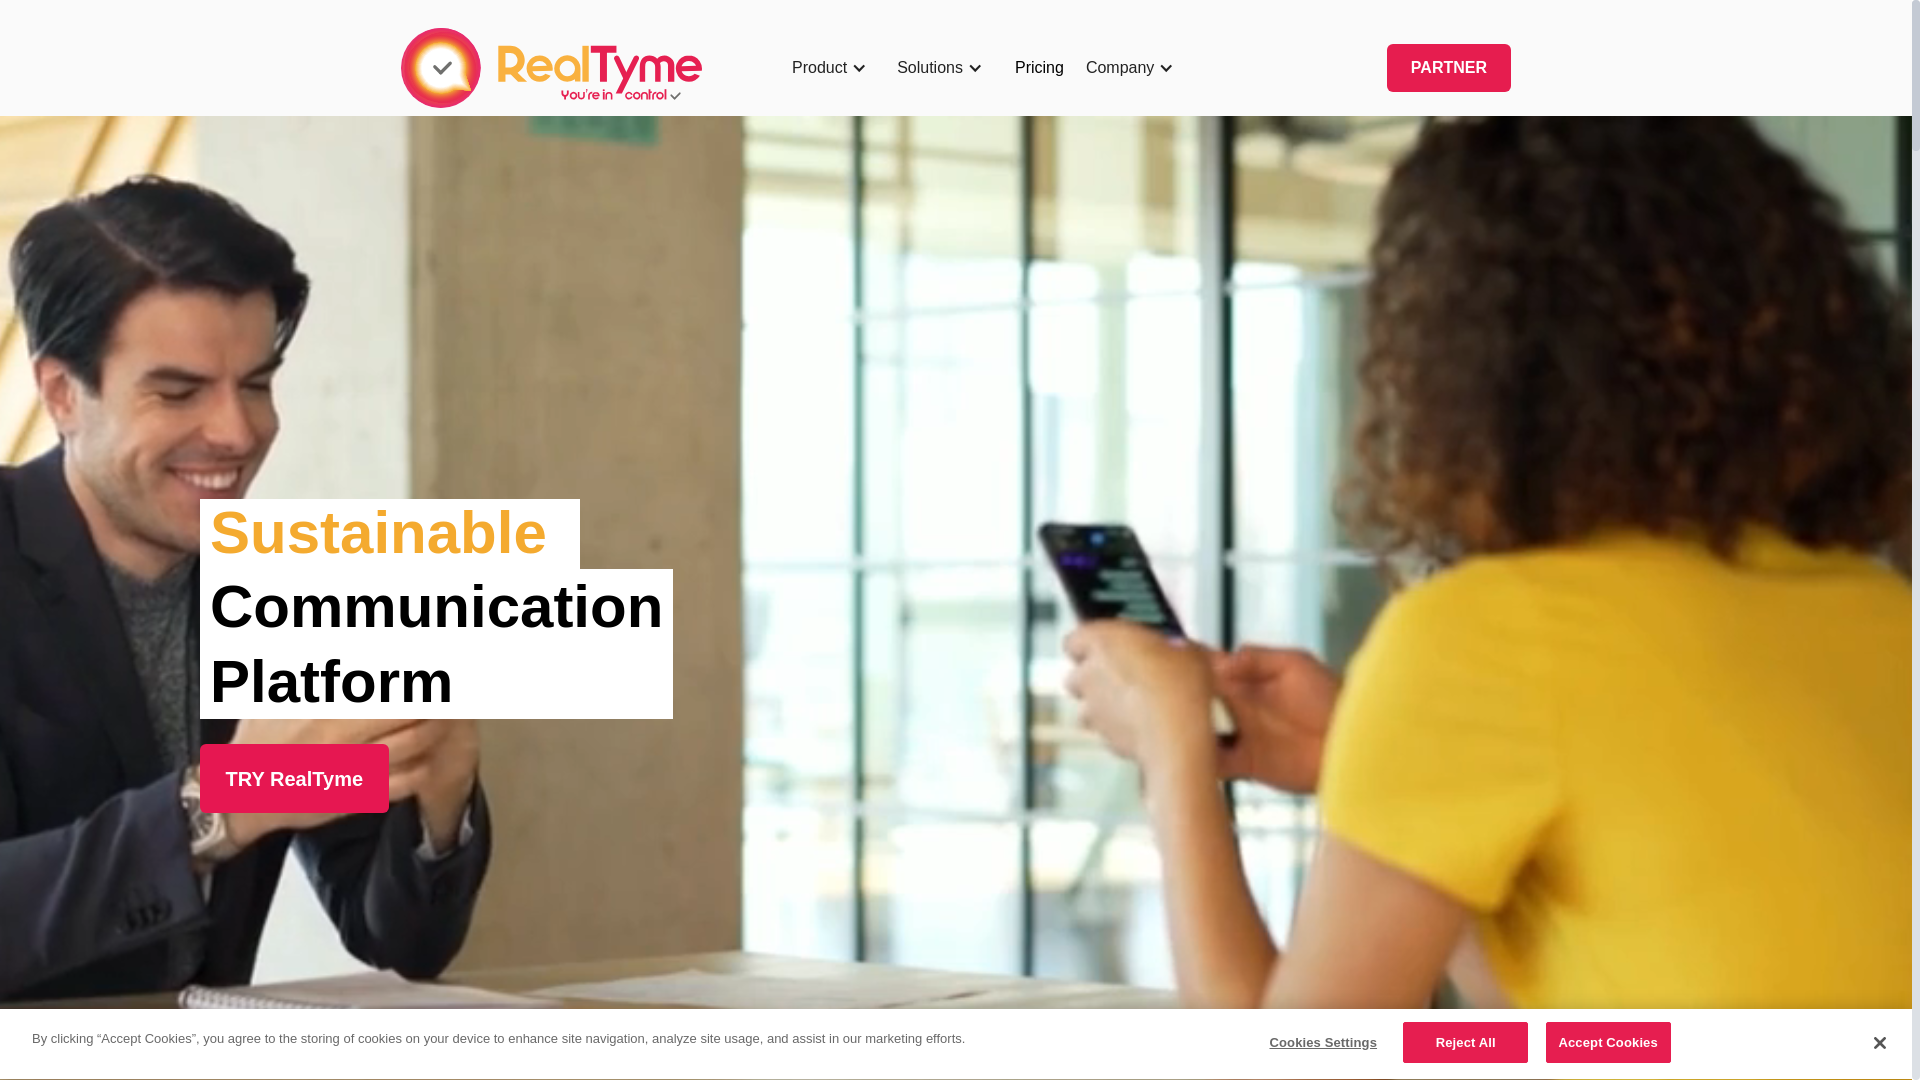 This screenshot has height=1080, width=1920. Describe the element at coordinates (1039, 67) in the screenshot. I see `'Pricing'` at that location.